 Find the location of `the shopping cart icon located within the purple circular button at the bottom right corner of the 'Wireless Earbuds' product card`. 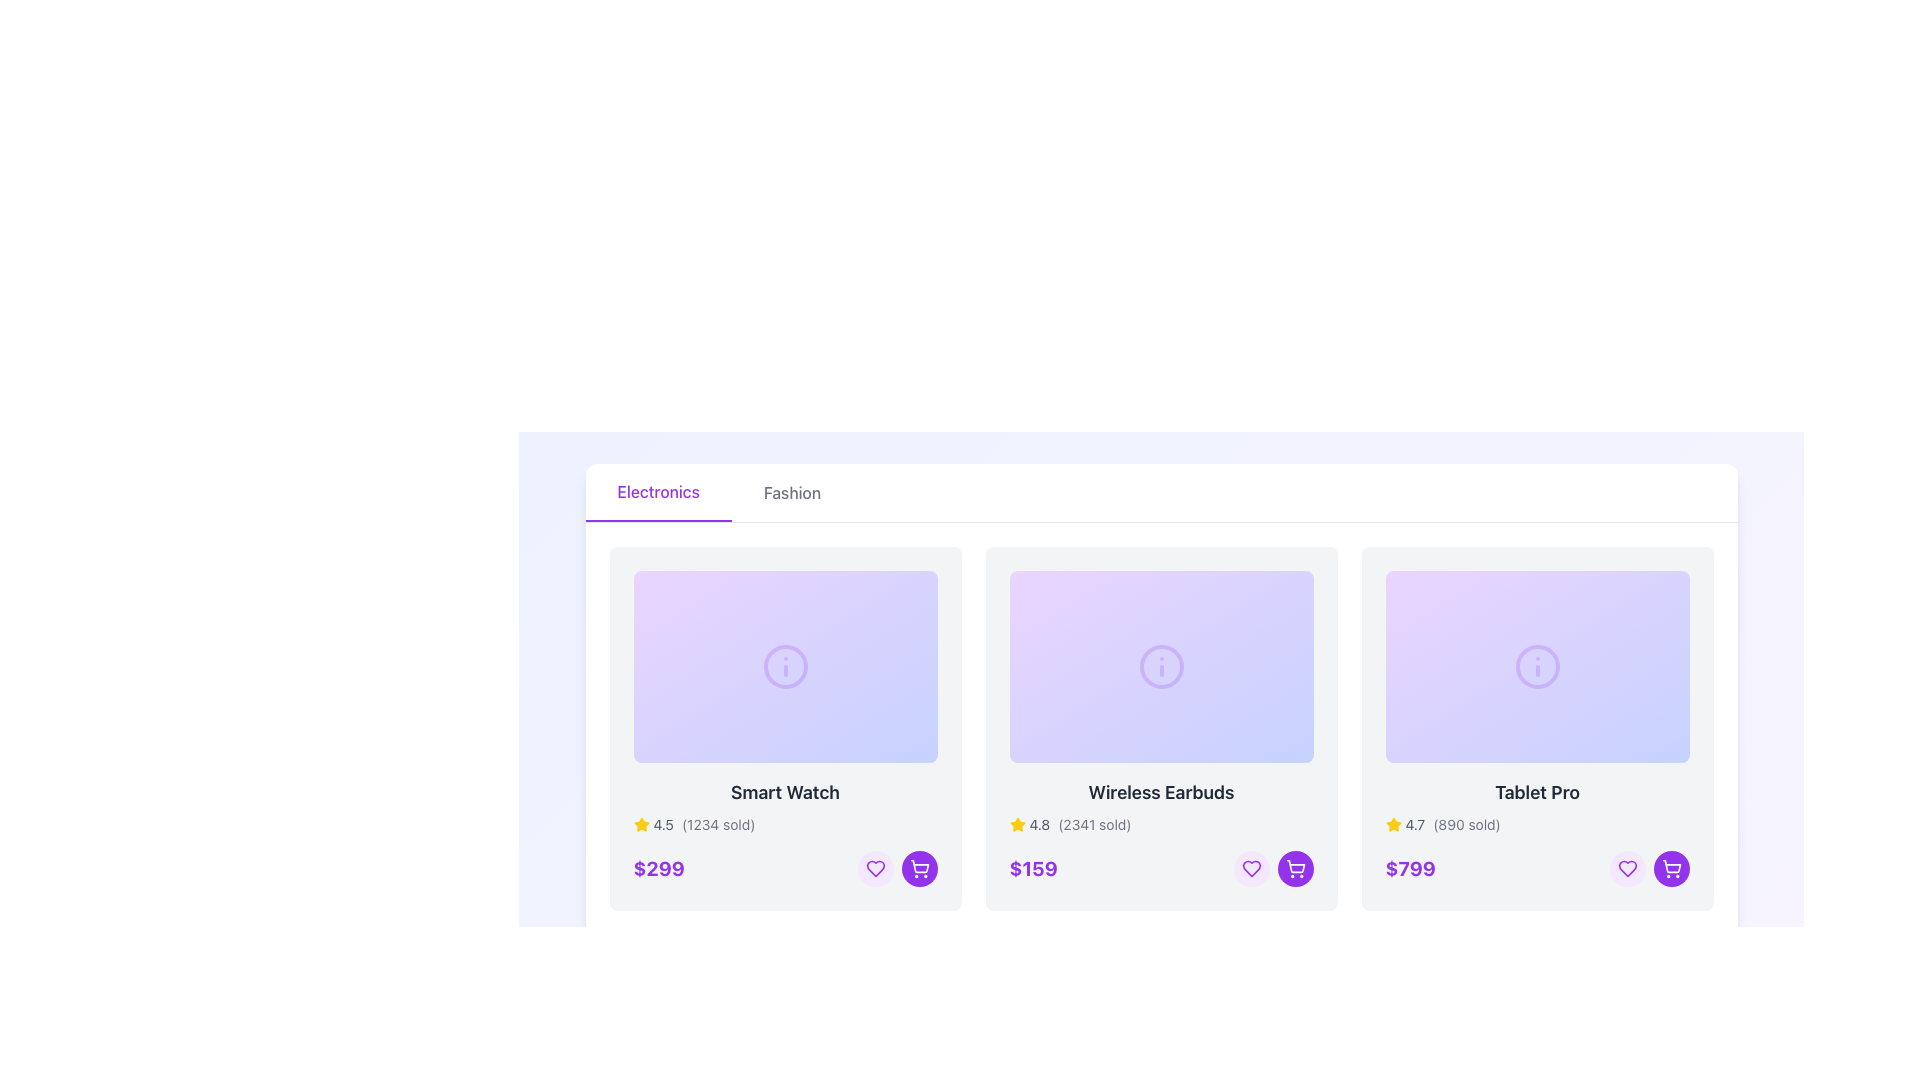

the shopping cart icon located within the purple circular button at the bottom right corner of the 'Wireless Earbuds' product card is located at coordinates (1295, 865).